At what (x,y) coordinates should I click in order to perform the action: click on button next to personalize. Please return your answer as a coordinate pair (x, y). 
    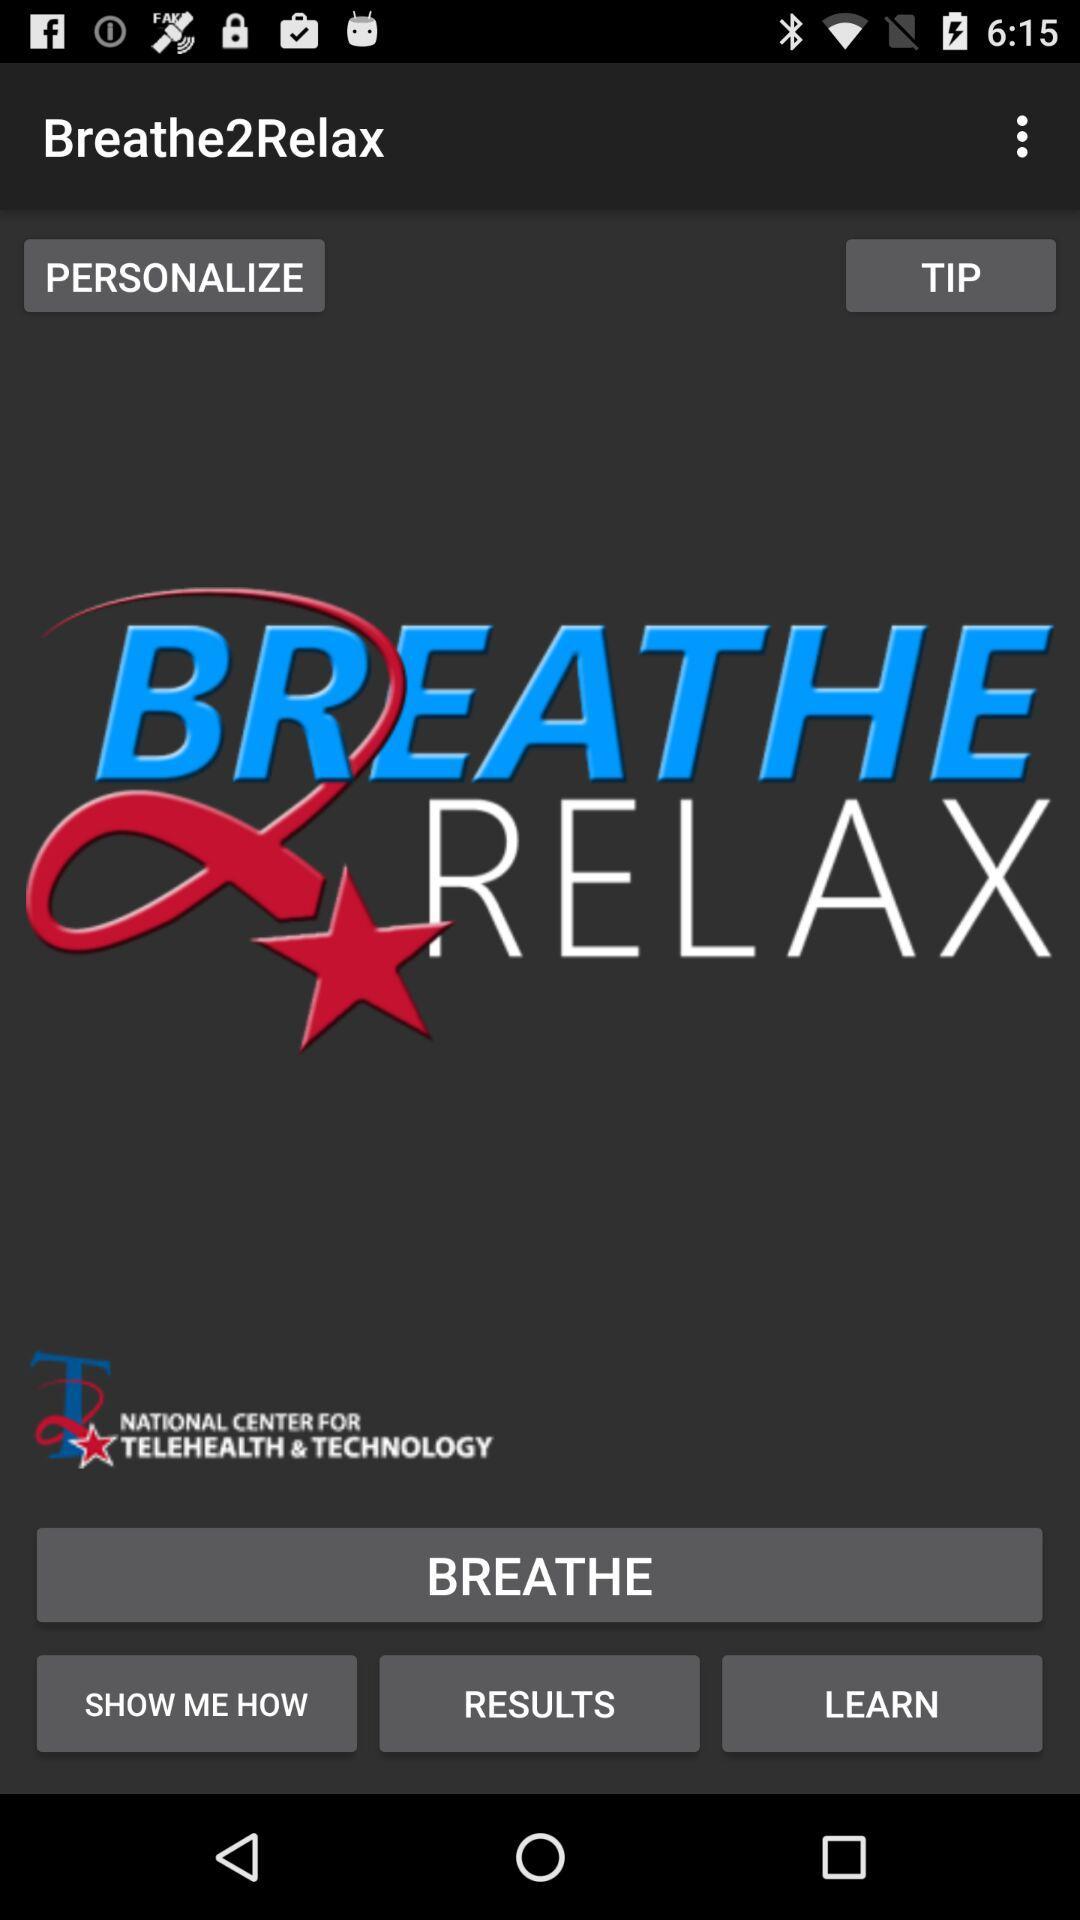
    Looking at the image, I should click on (950, 274).